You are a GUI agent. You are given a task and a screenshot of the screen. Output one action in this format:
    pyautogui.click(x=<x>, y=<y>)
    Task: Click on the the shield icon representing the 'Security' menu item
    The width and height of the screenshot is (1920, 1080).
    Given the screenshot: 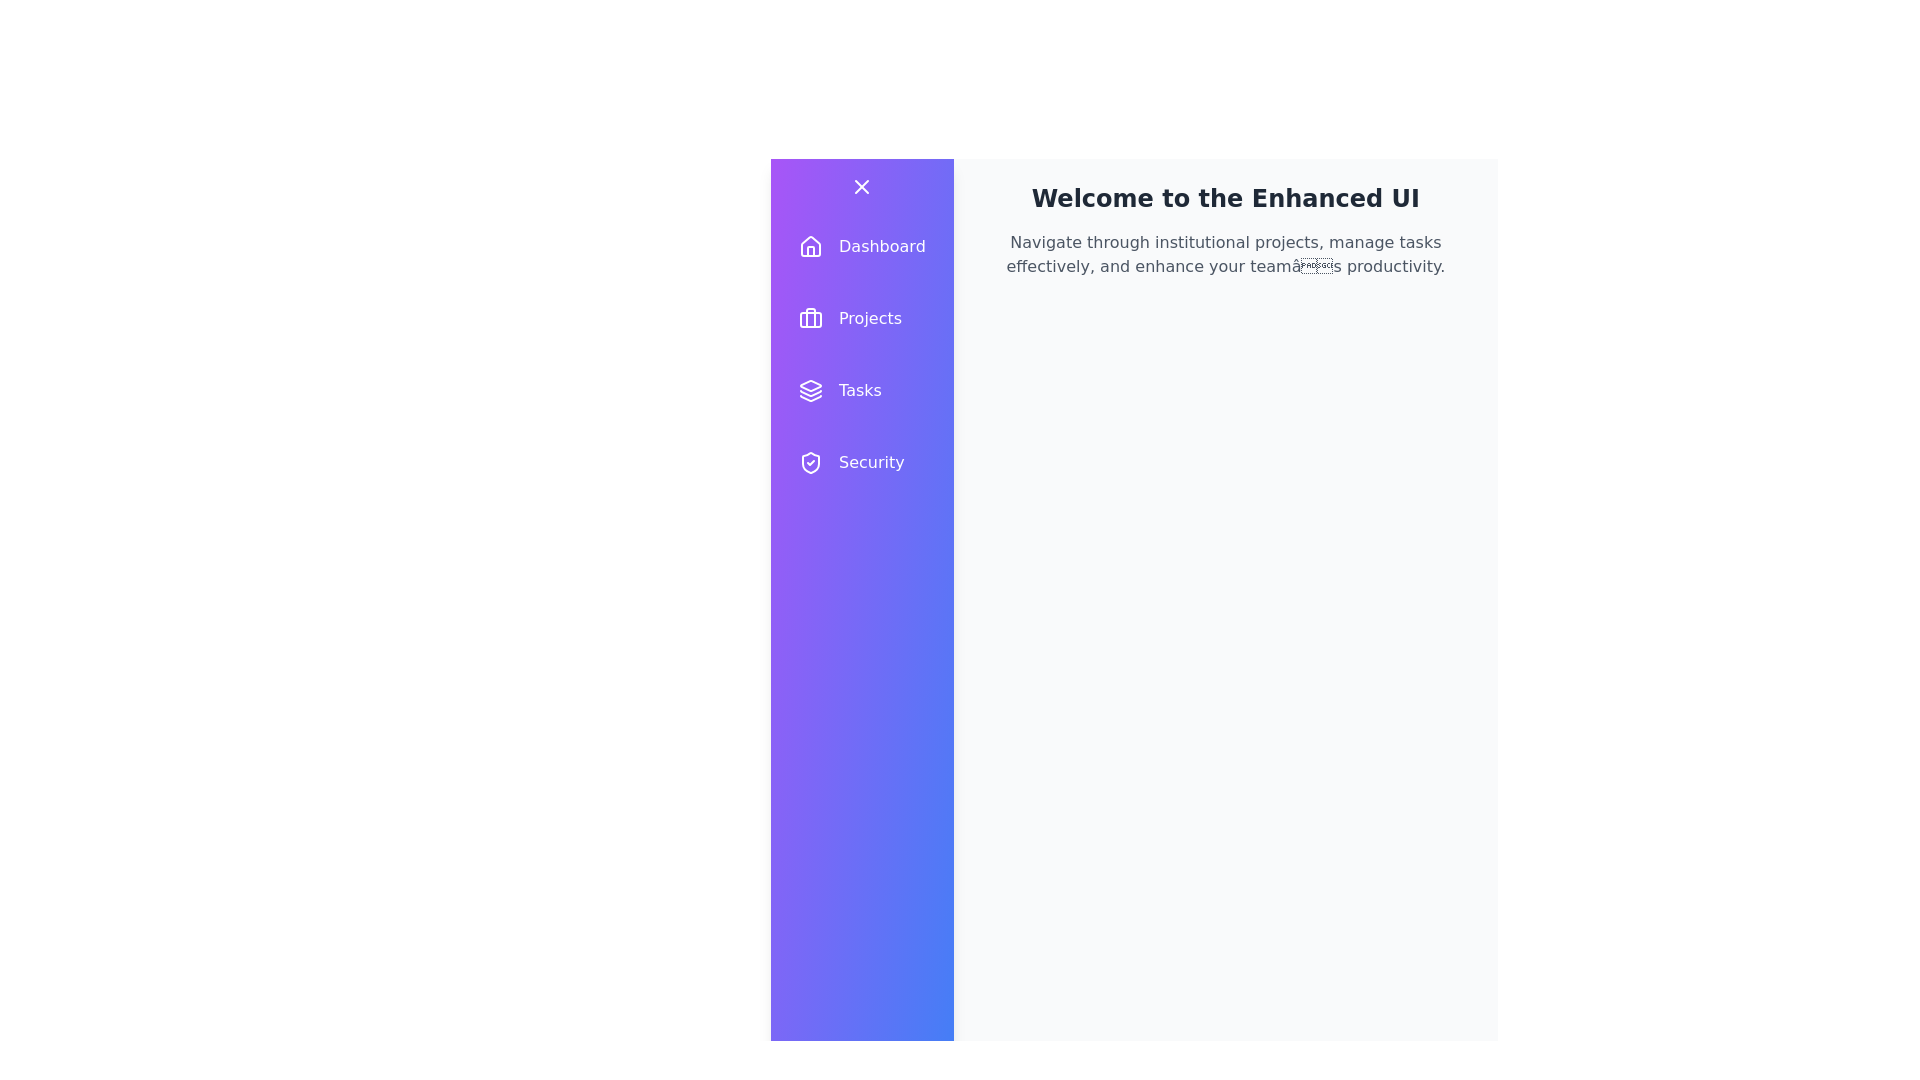 What is the action you would take?
    pyautogui.click(x=811, y=462)
    